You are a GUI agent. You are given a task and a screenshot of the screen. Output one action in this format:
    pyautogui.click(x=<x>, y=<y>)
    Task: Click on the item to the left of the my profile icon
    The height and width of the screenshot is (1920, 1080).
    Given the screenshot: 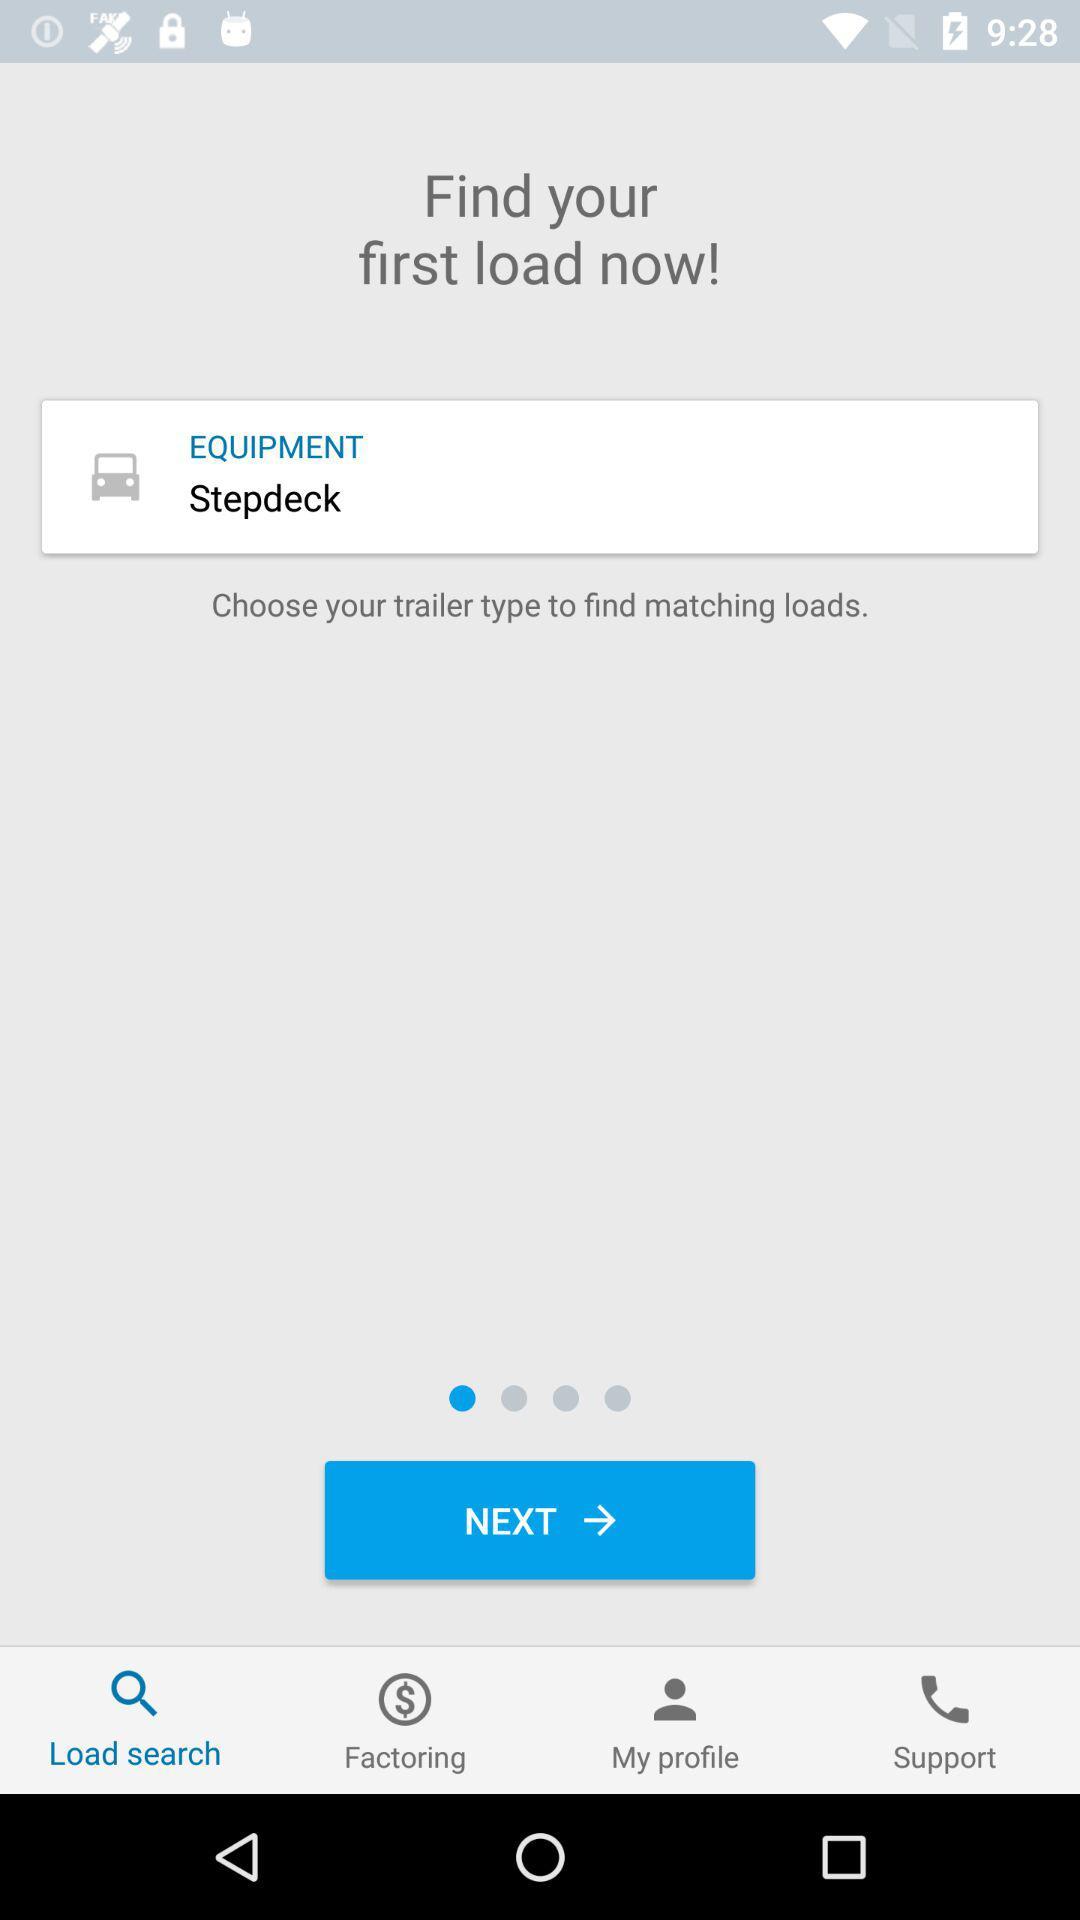 What is the action you would take?
    pyautogui.click(x=405, y=1719)
    